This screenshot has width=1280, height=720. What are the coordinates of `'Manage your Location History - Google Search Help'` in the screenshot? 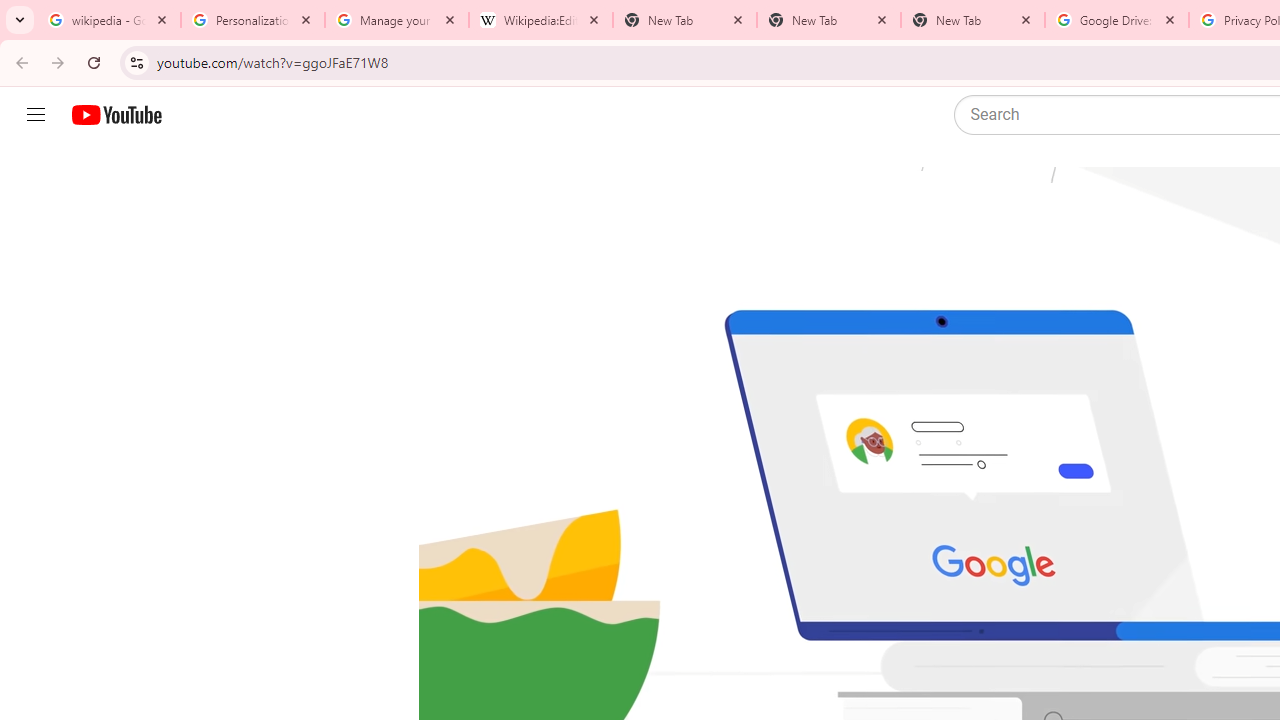 It's located at (396, 20).